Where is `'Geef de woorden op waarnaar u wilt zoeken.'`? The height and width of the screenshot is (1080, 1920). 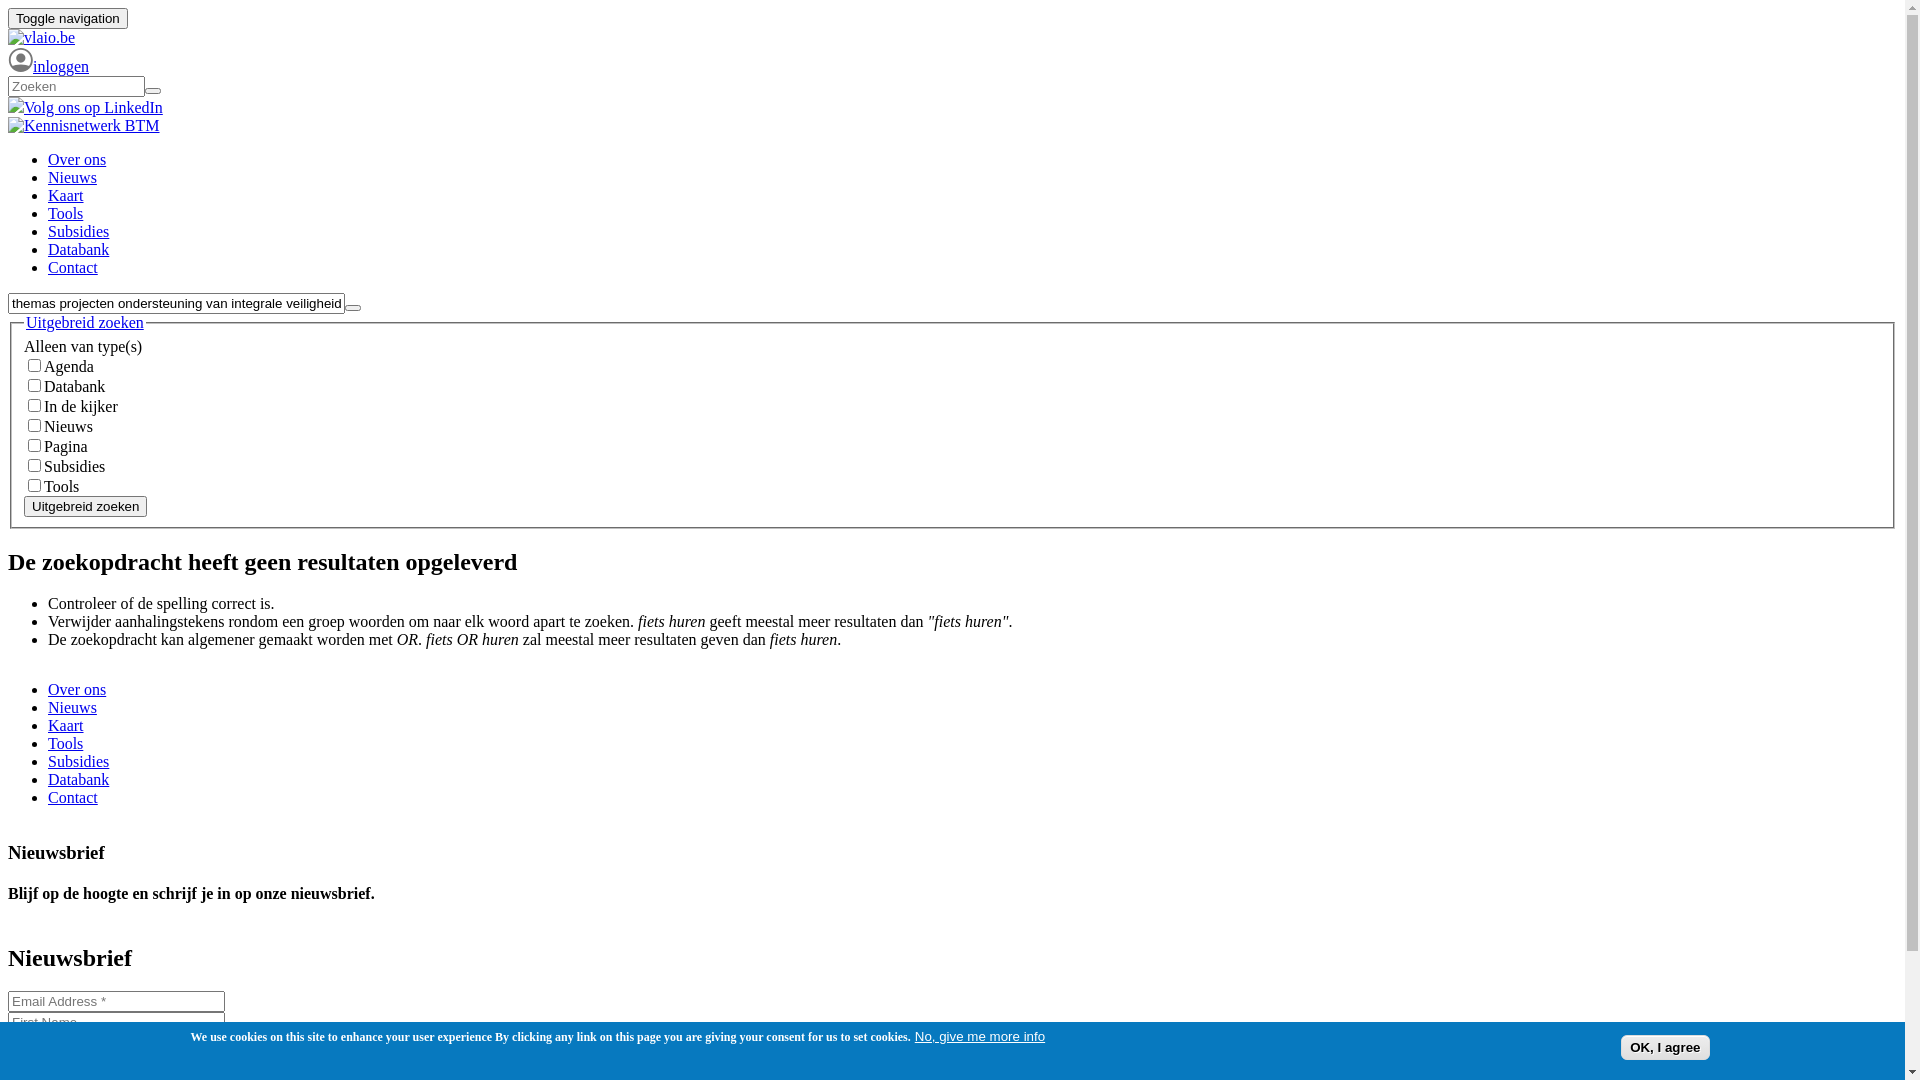
'Geef de woorden op waarnaar u wilt zoeken.' is located at coordinates (76, 85).